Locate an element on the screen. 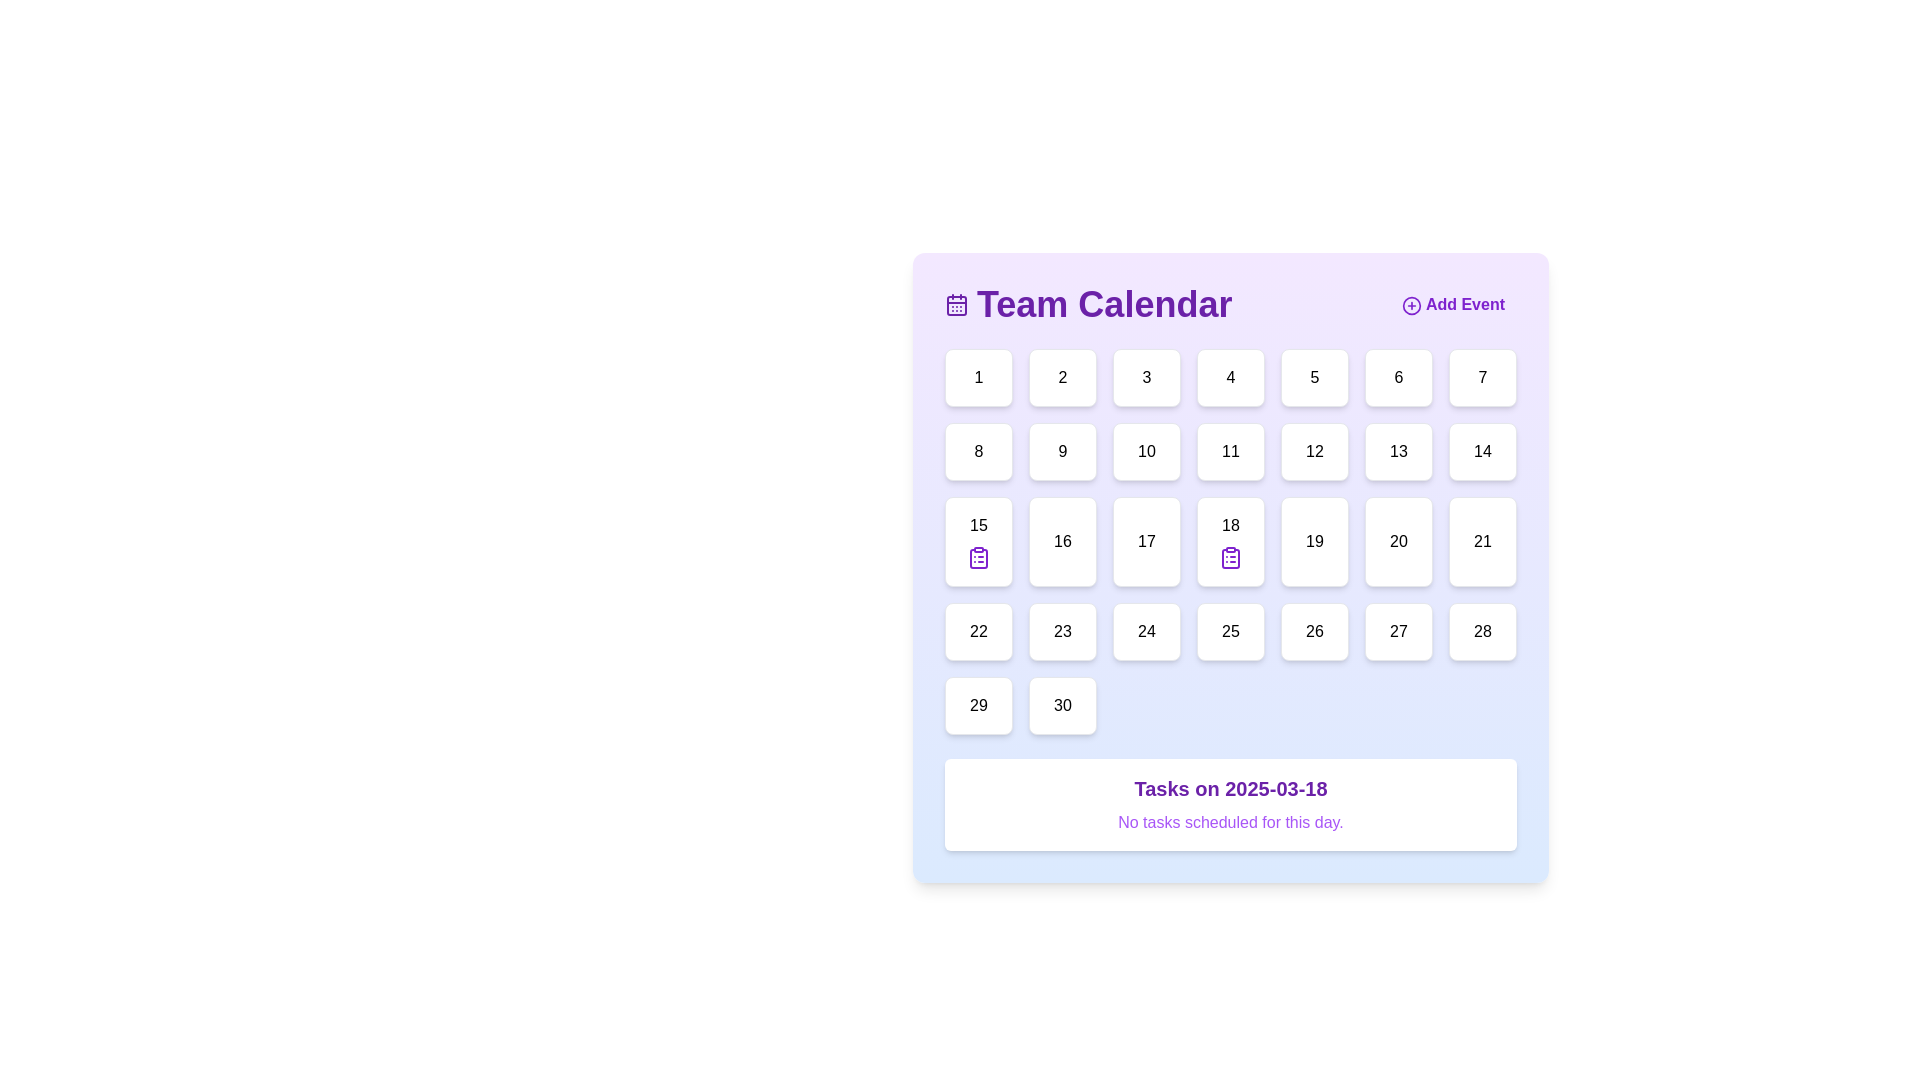  the Calendar date tile representing the 28th day of the month is located at coordinates (1483, 632).